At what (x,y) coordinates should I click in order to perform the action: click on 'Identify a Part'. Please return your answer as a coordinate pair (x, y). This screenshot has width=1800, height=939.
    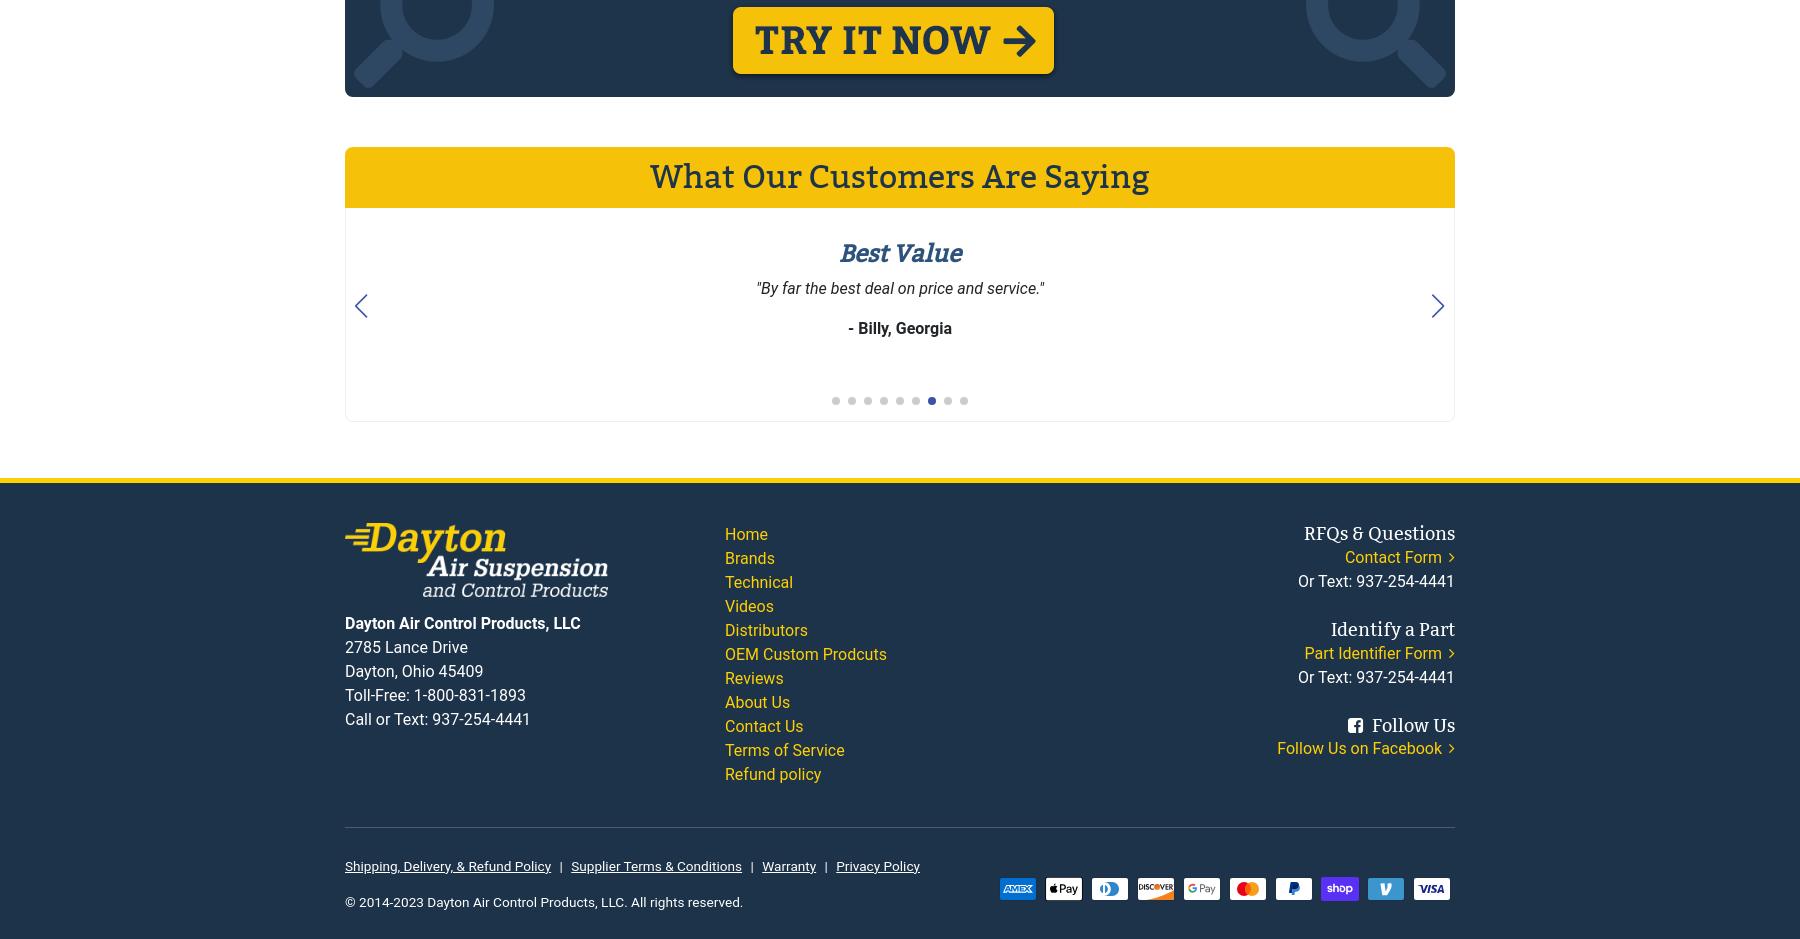
    Looking at the image, I should click on (1330, 627).